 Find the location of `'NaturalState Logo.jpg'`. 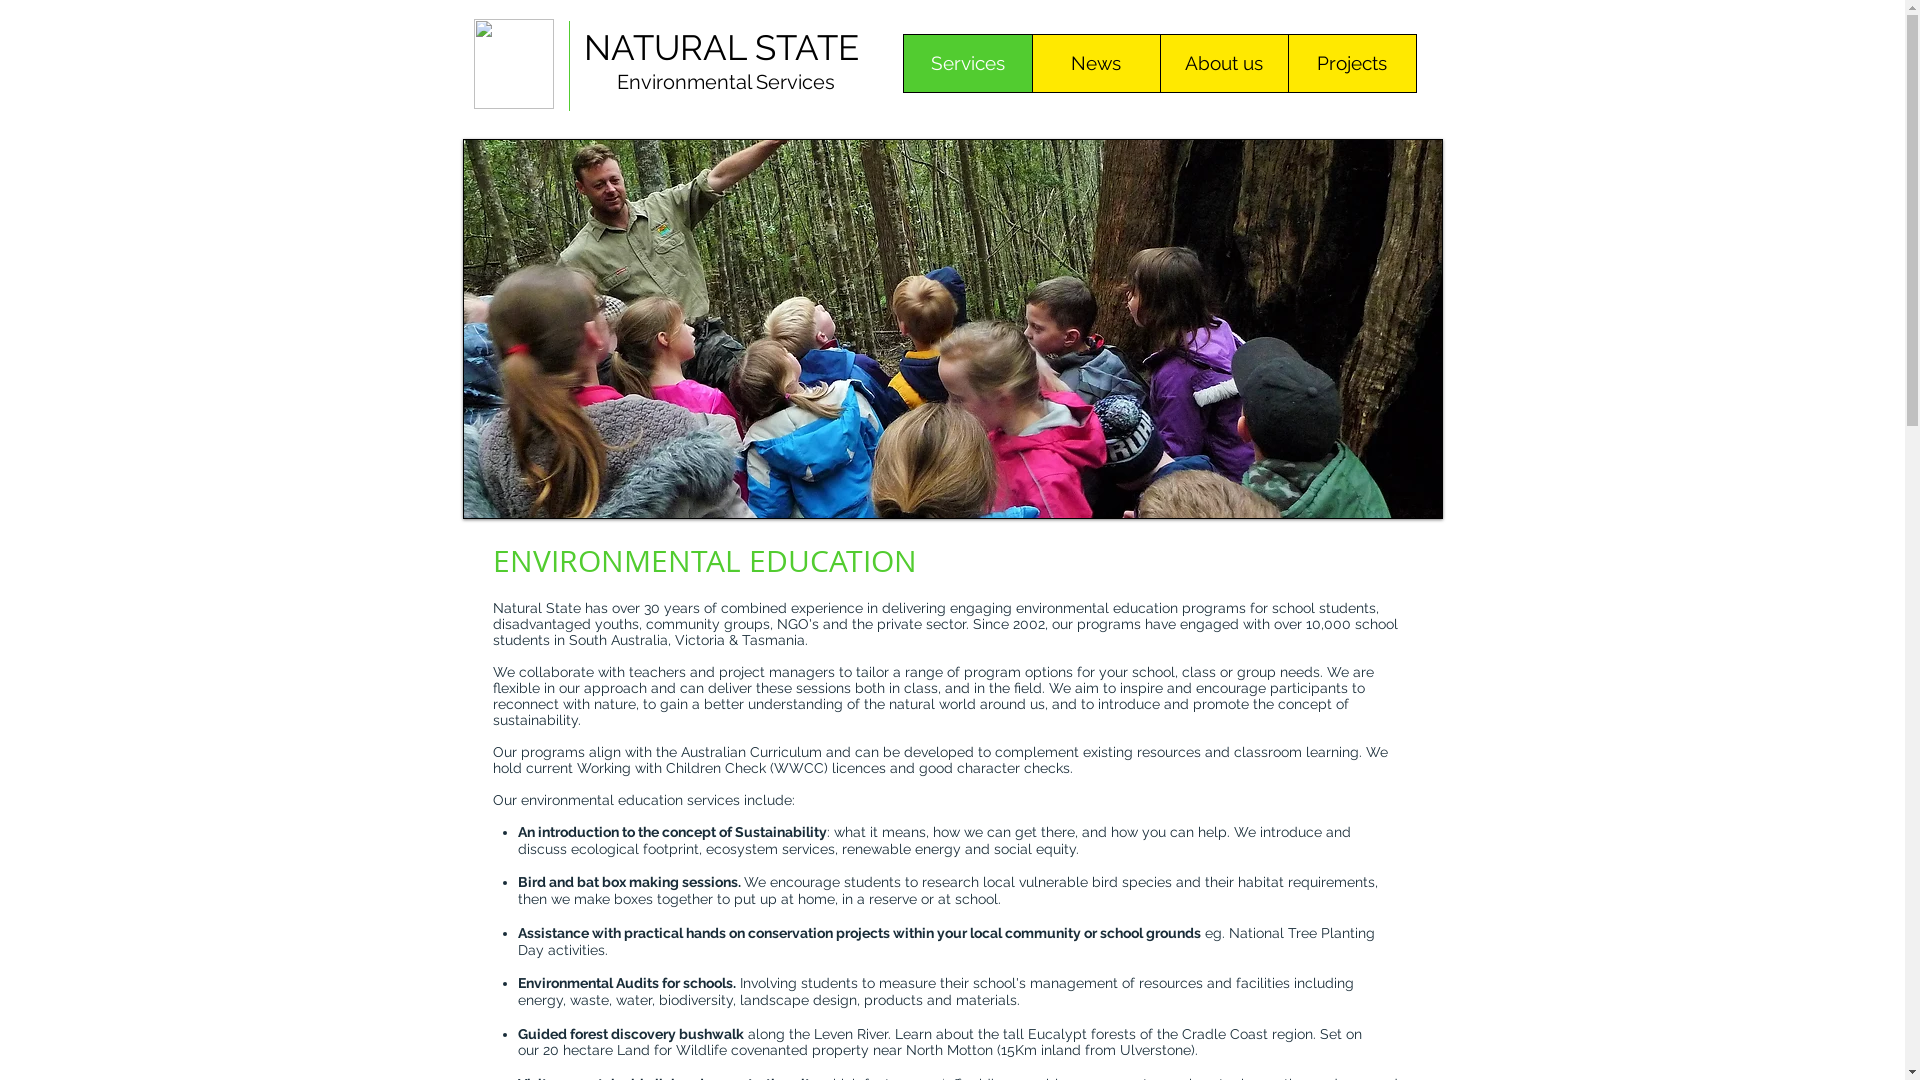

'NaturalState Logo.jpg' is located at coordinates (473, 63).